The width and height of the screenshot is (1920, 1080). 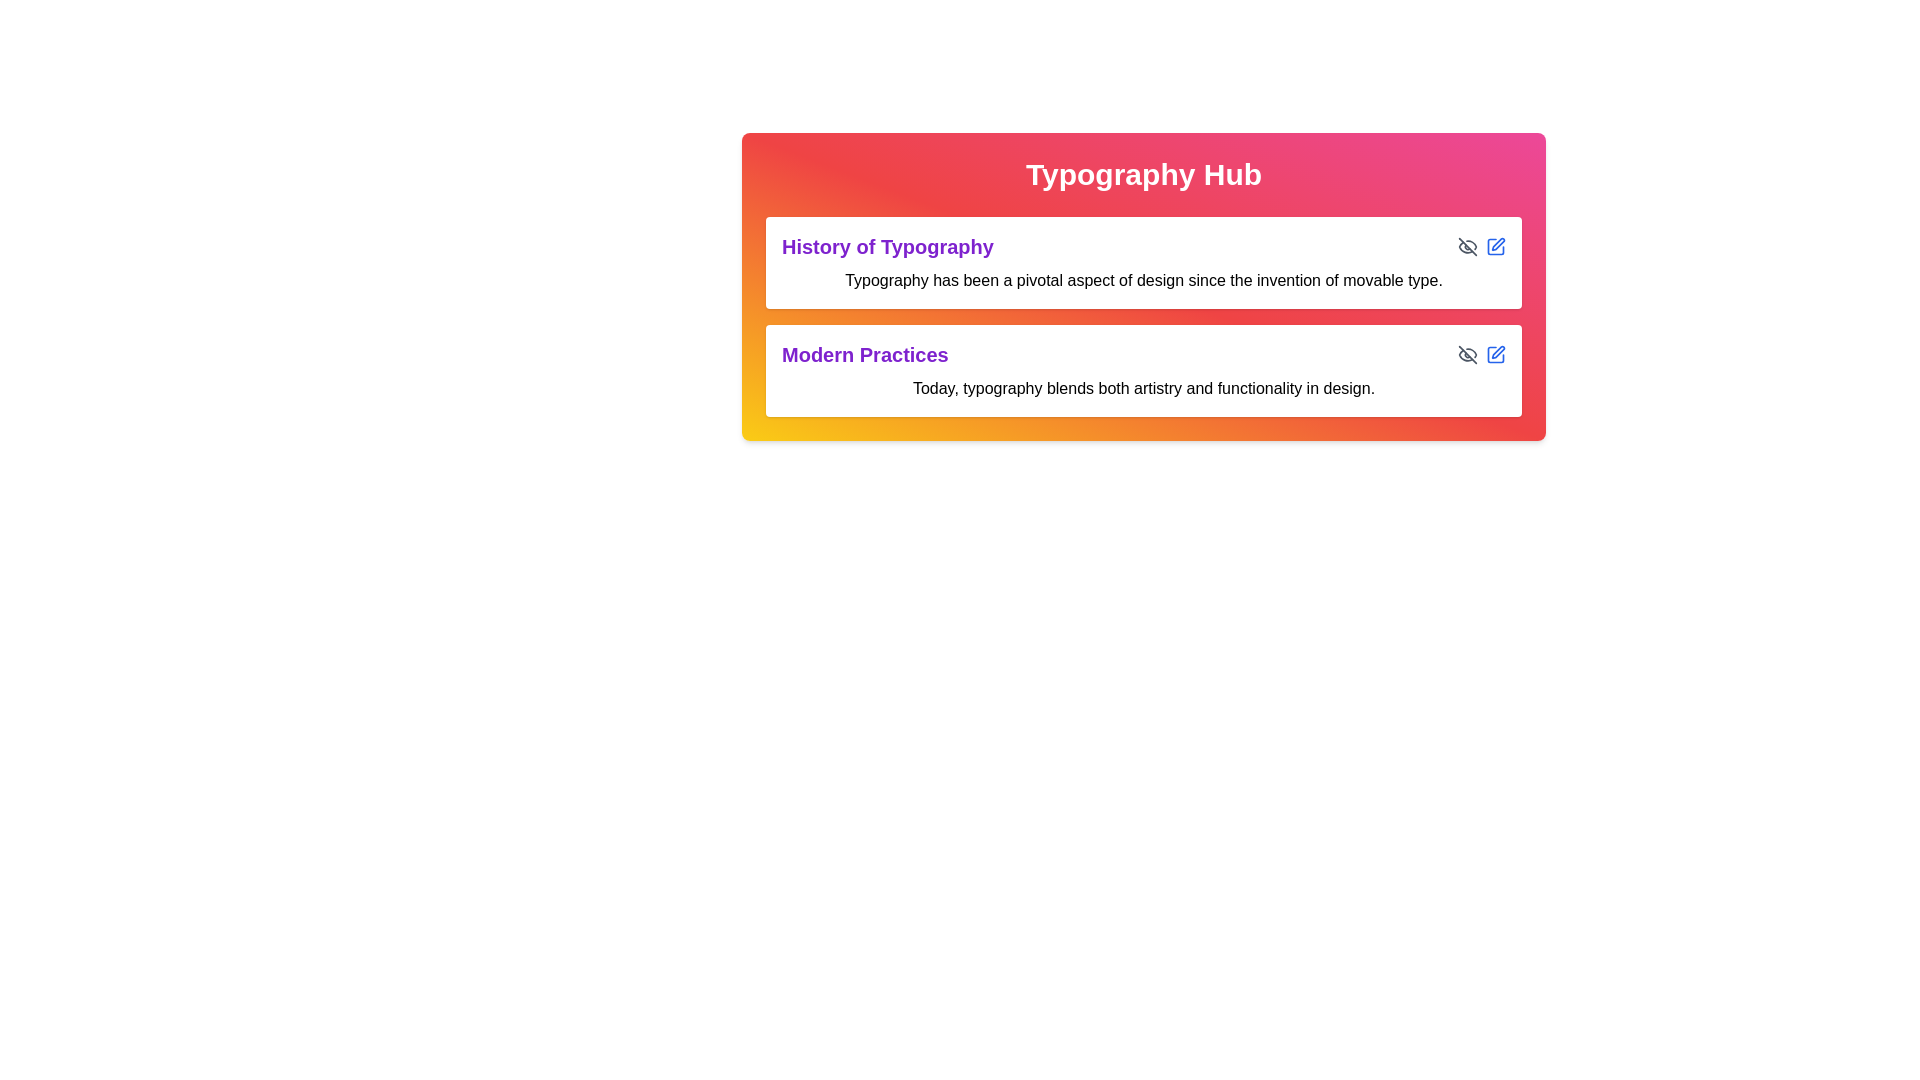 What do you see at coordinates (1482, 245) in the screenshot?
I see `the eye icon within the Icon group in the 'History of Typography' section` at bounding box center [1482, 245].